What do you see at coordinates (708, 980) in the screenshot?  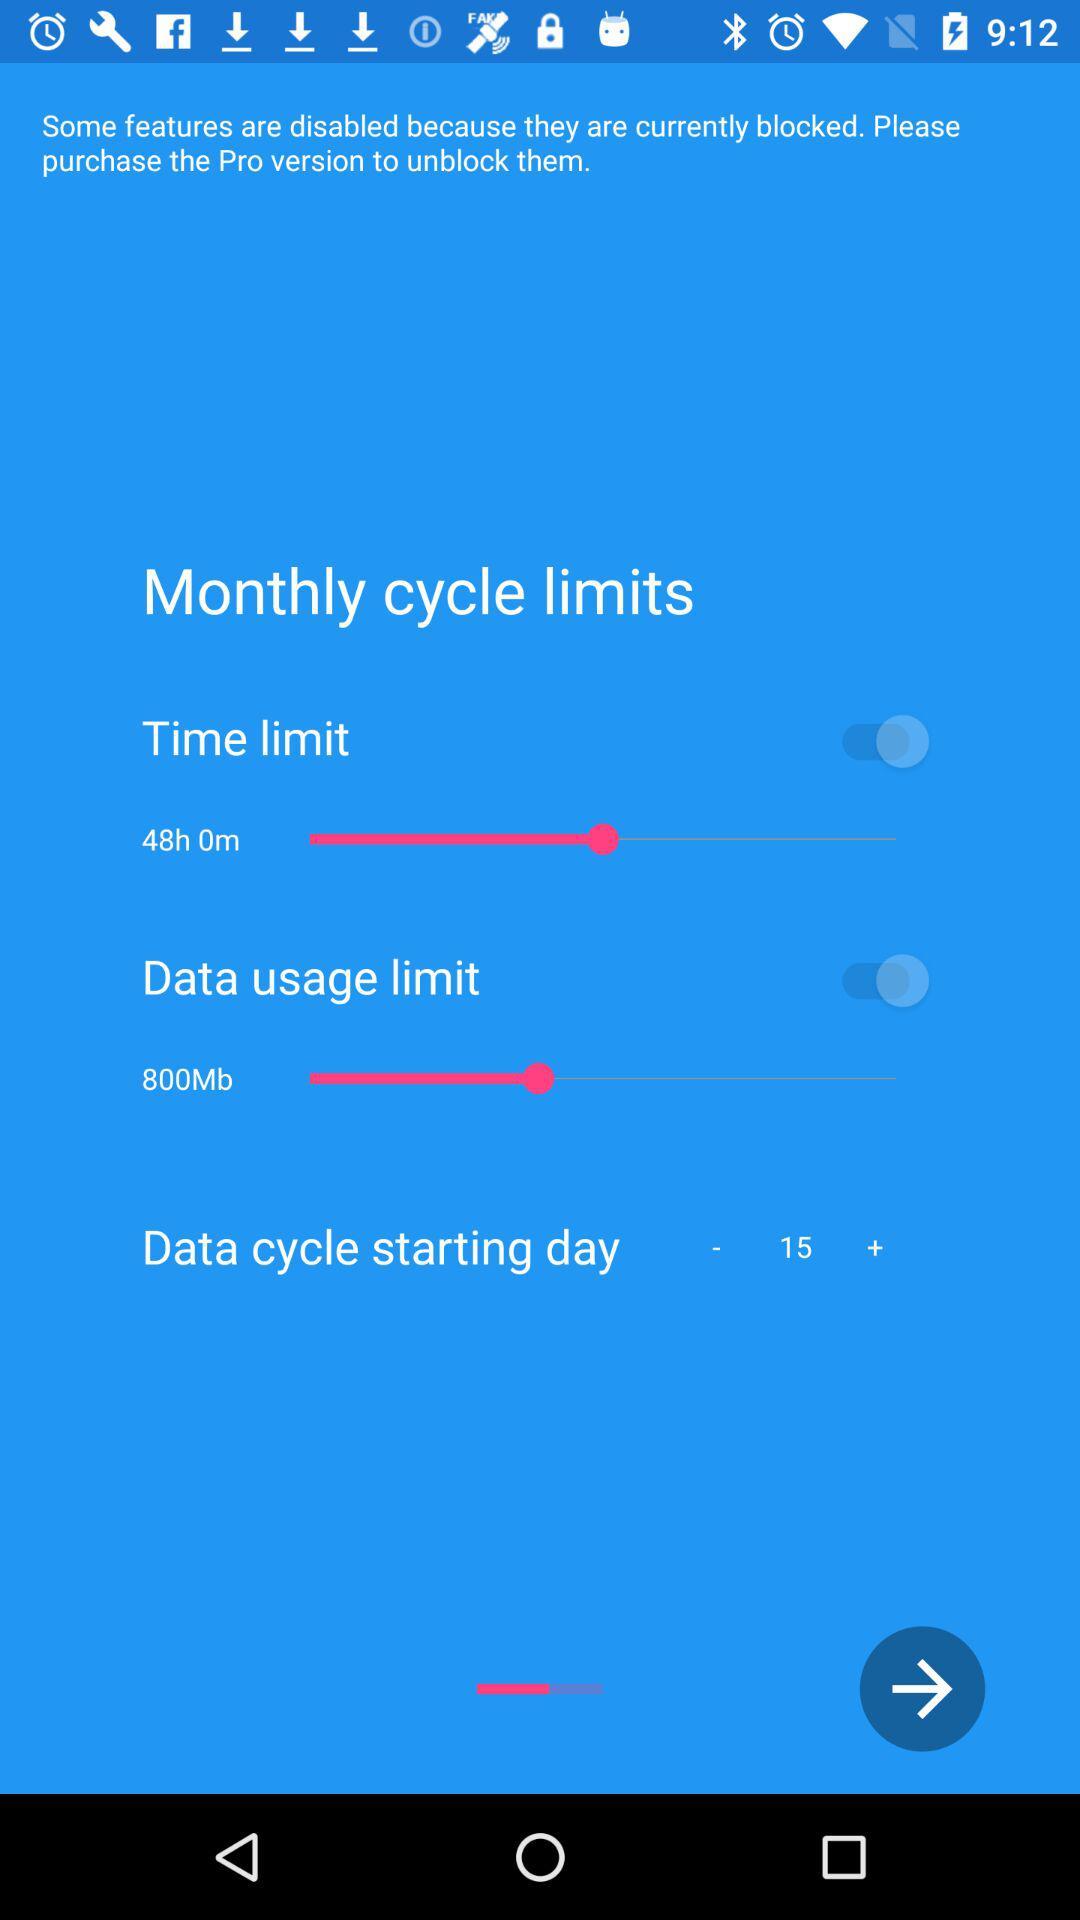 I see `data usage limit` at bounding box center [708, 980].